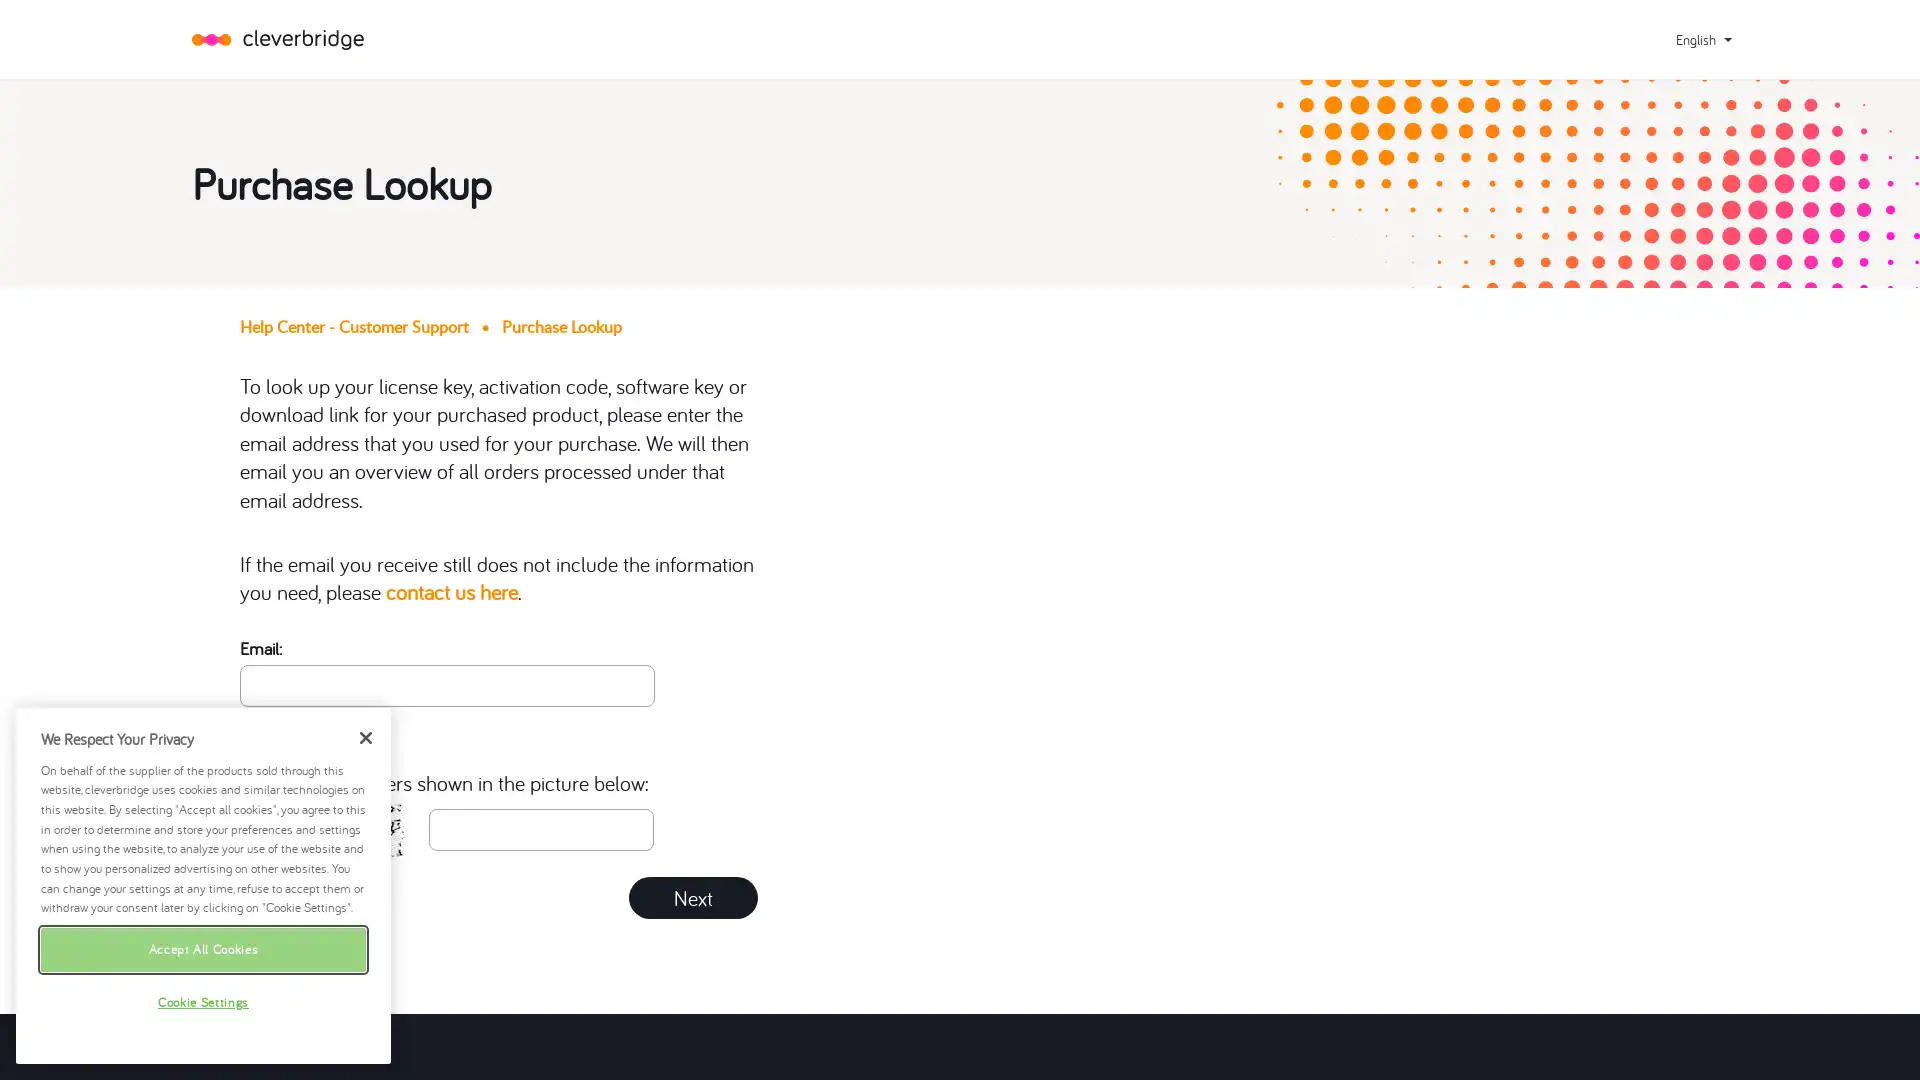 This screenshot has height=1080, width=1920. What do you see at coordinates (203, 948) in the screenshot?
I see `Accept All Cookies` at bounding box center [203, 948].